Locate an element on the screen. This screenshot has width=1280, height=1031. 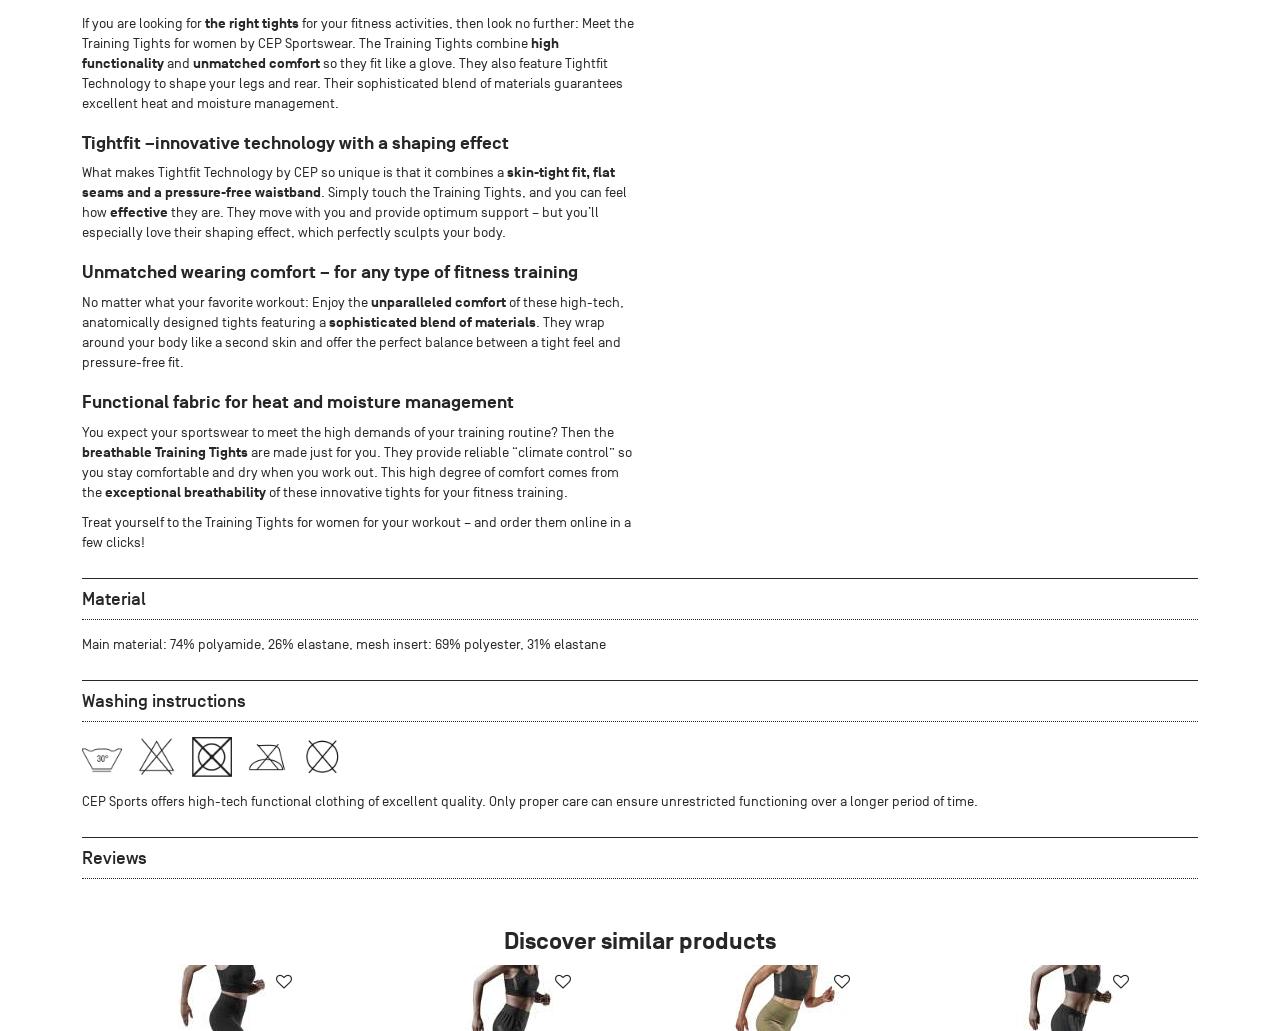
'Treat yourself to the Training Tights for women for your workout – and order them online in a few clicks!' is located at coordinates (356, 531).